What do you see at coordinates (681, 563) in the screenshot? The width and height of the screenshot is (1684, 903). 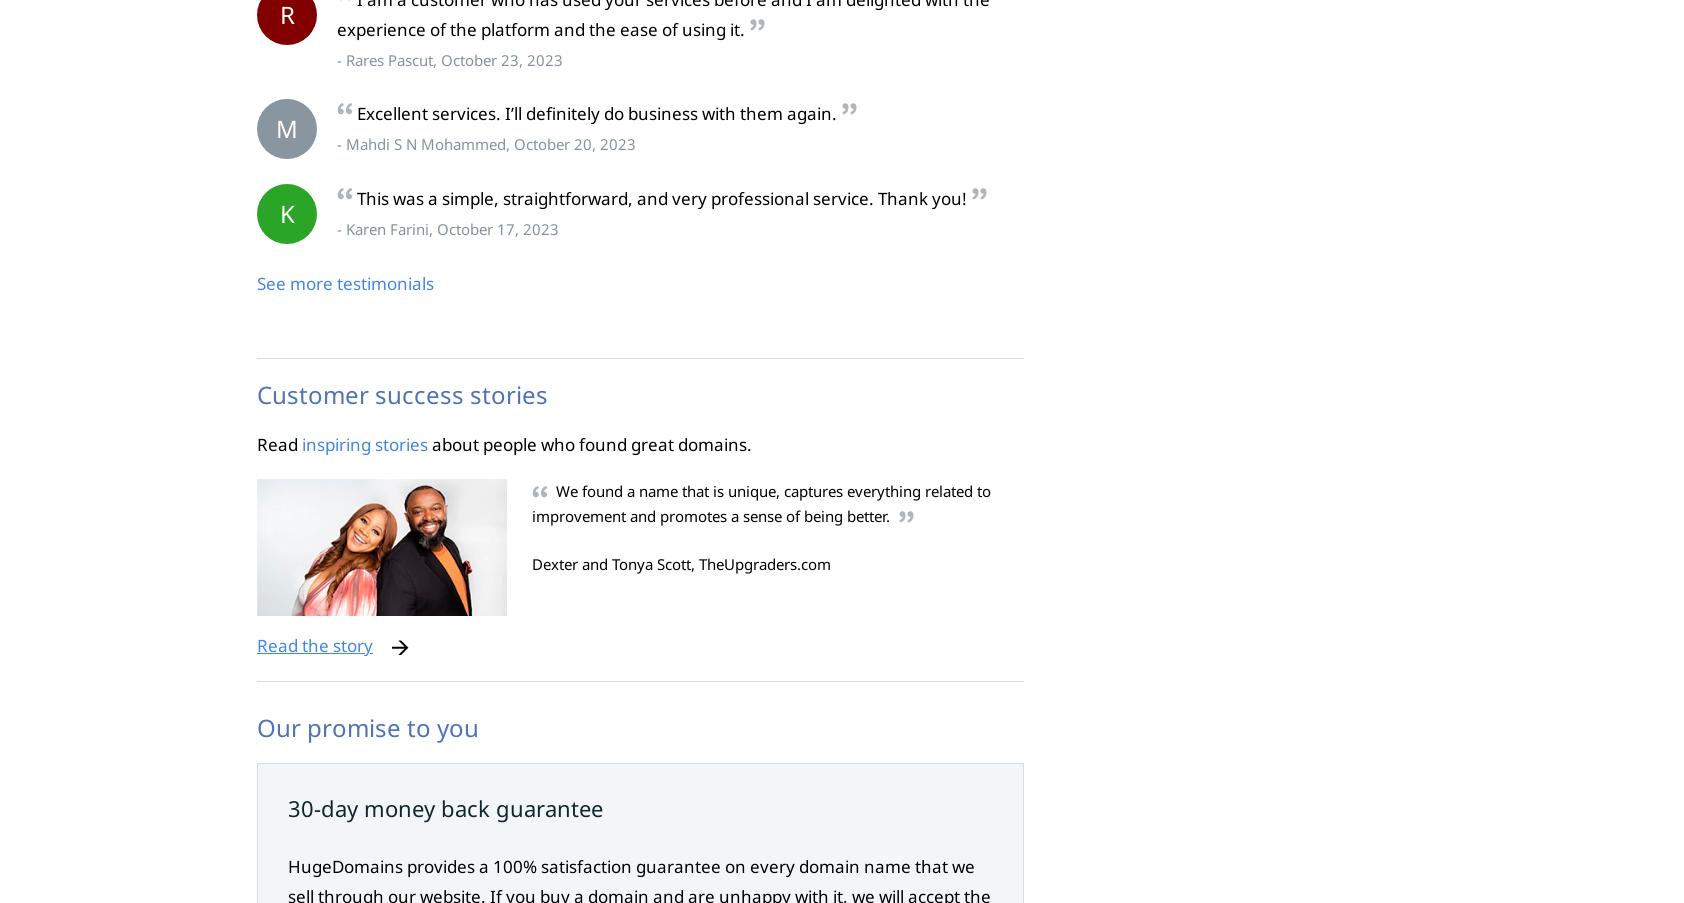 I see `'Dexter and Tonya Scott, TheUpgraders.com'` at bounding box center [681, 563].